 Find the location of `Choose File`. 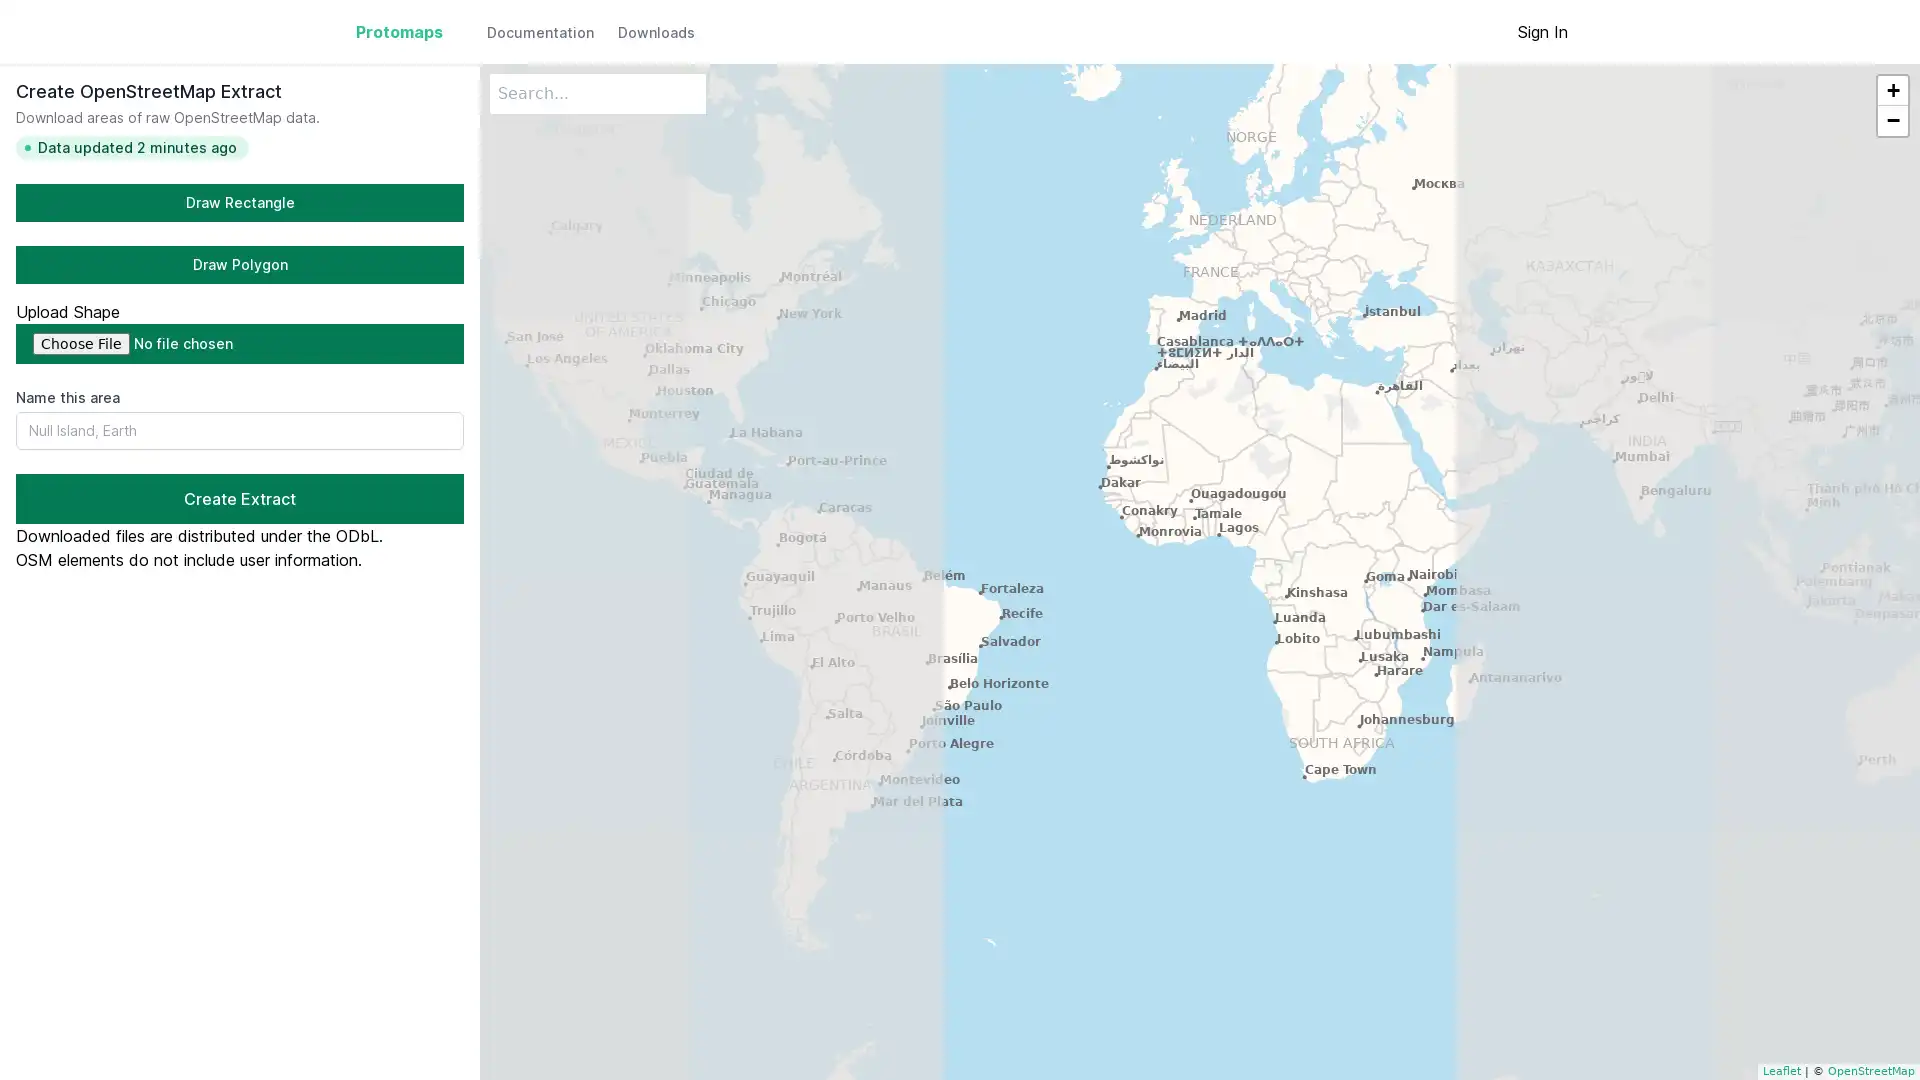

Choose File is located at coordinates (80, 342).